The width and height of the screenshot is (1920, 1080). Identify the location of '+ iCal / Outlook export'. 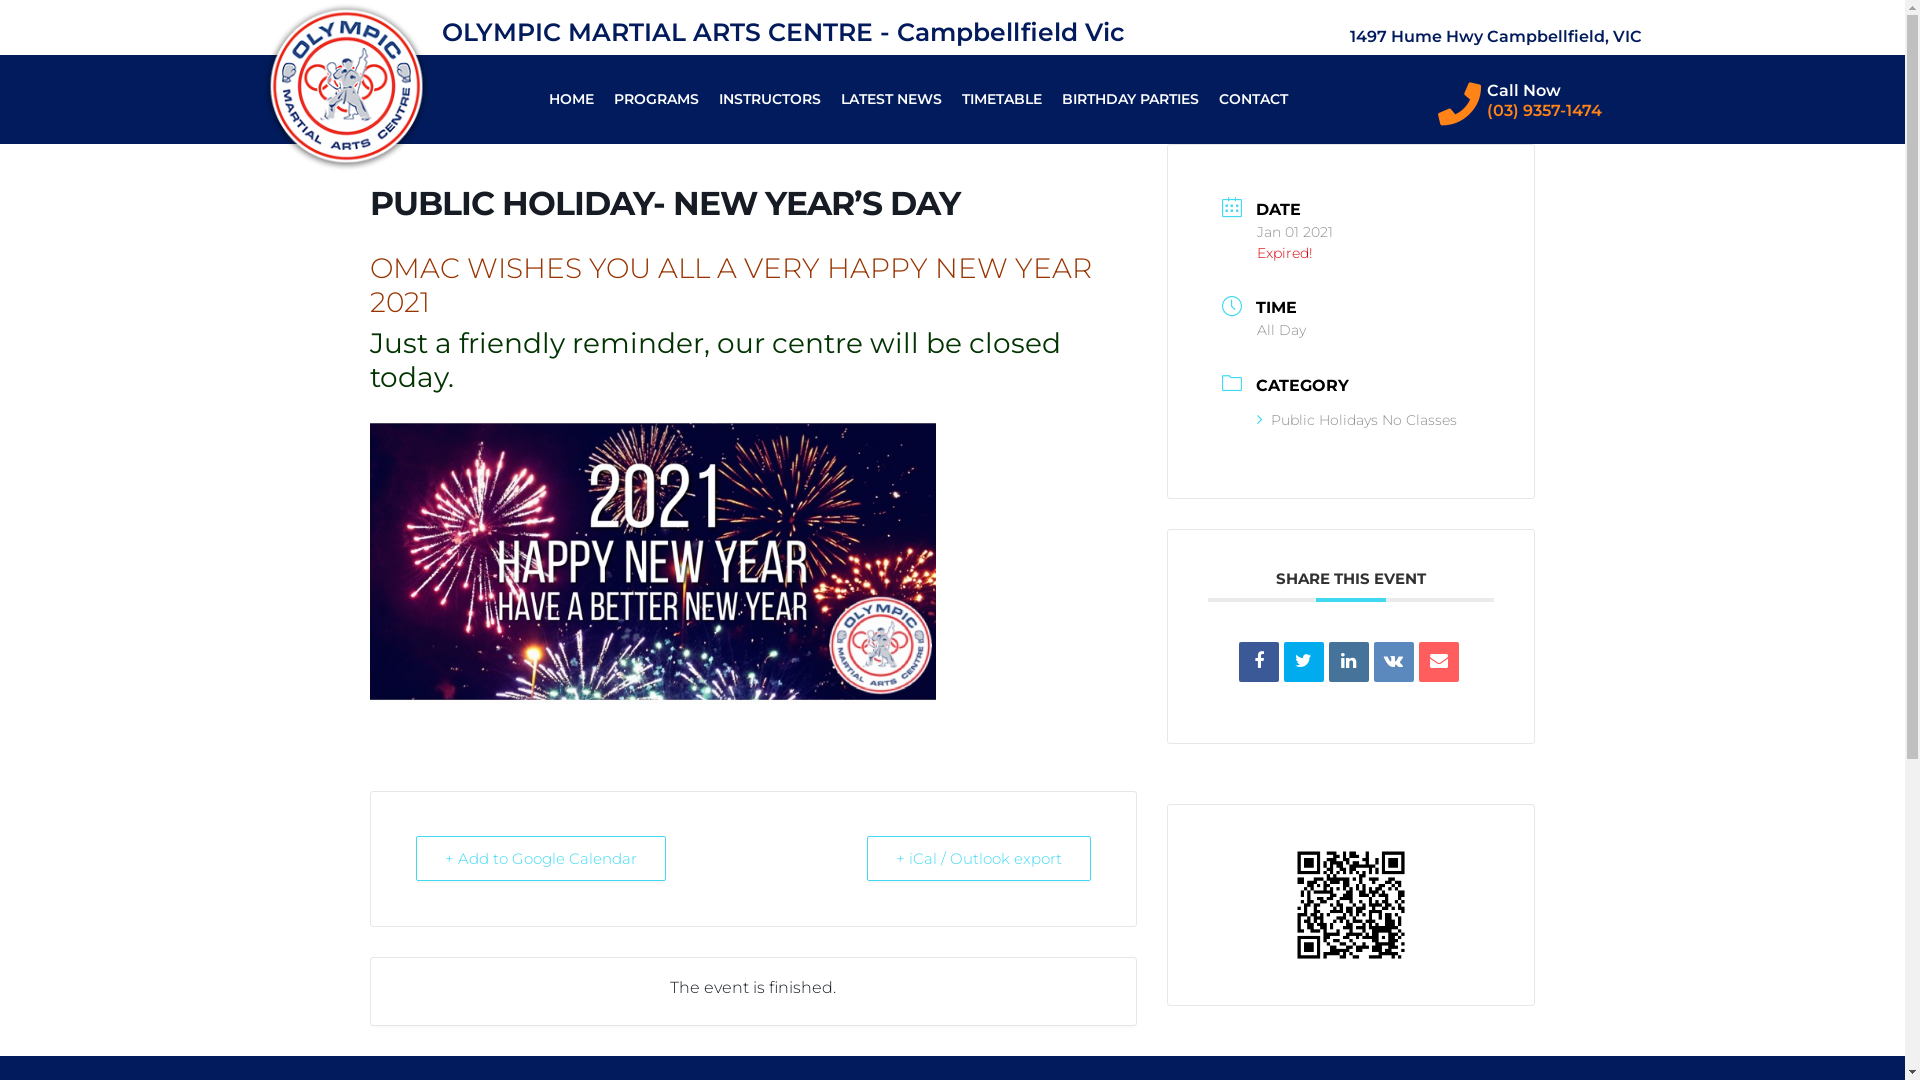
(979, 857).